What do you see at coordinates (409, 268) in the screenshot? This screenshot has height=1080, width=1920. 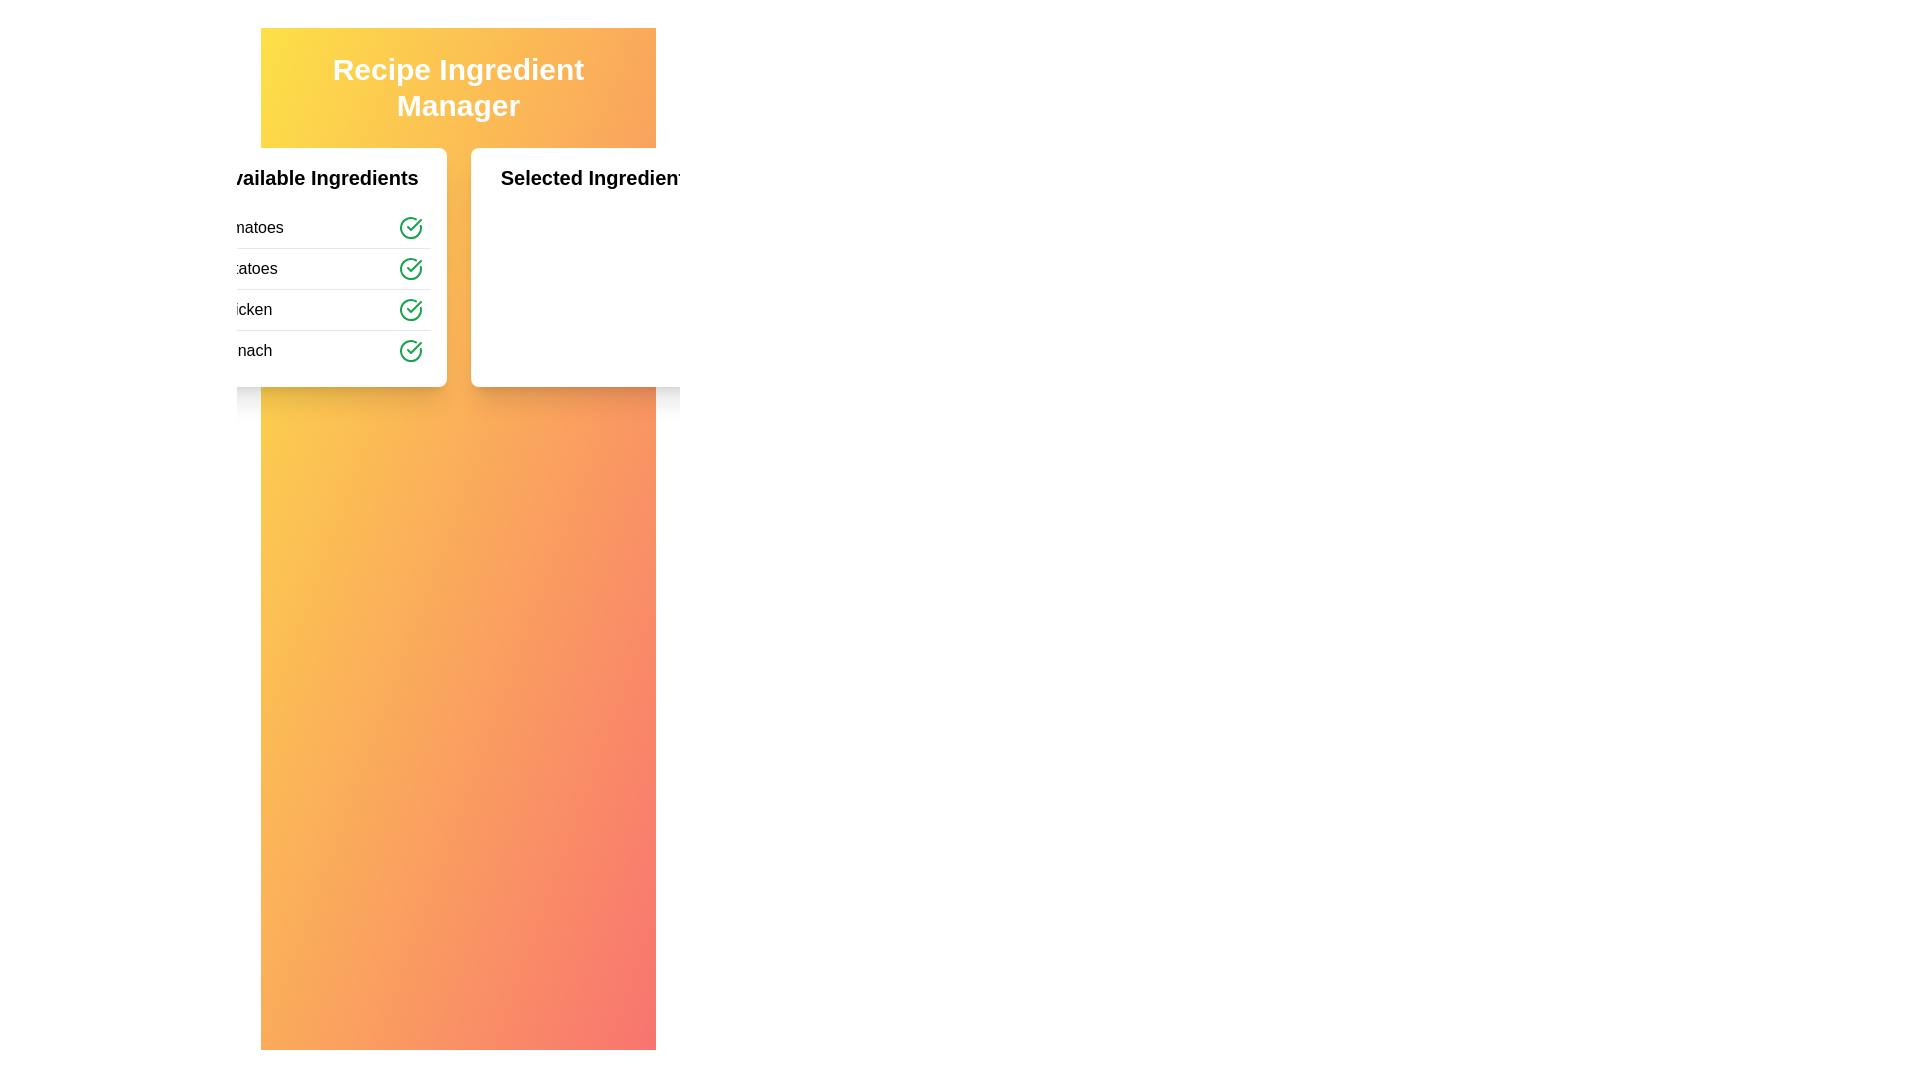 I see `green check icon next to Potatoes to add it to the selected list` at bounding box center [409, 268].